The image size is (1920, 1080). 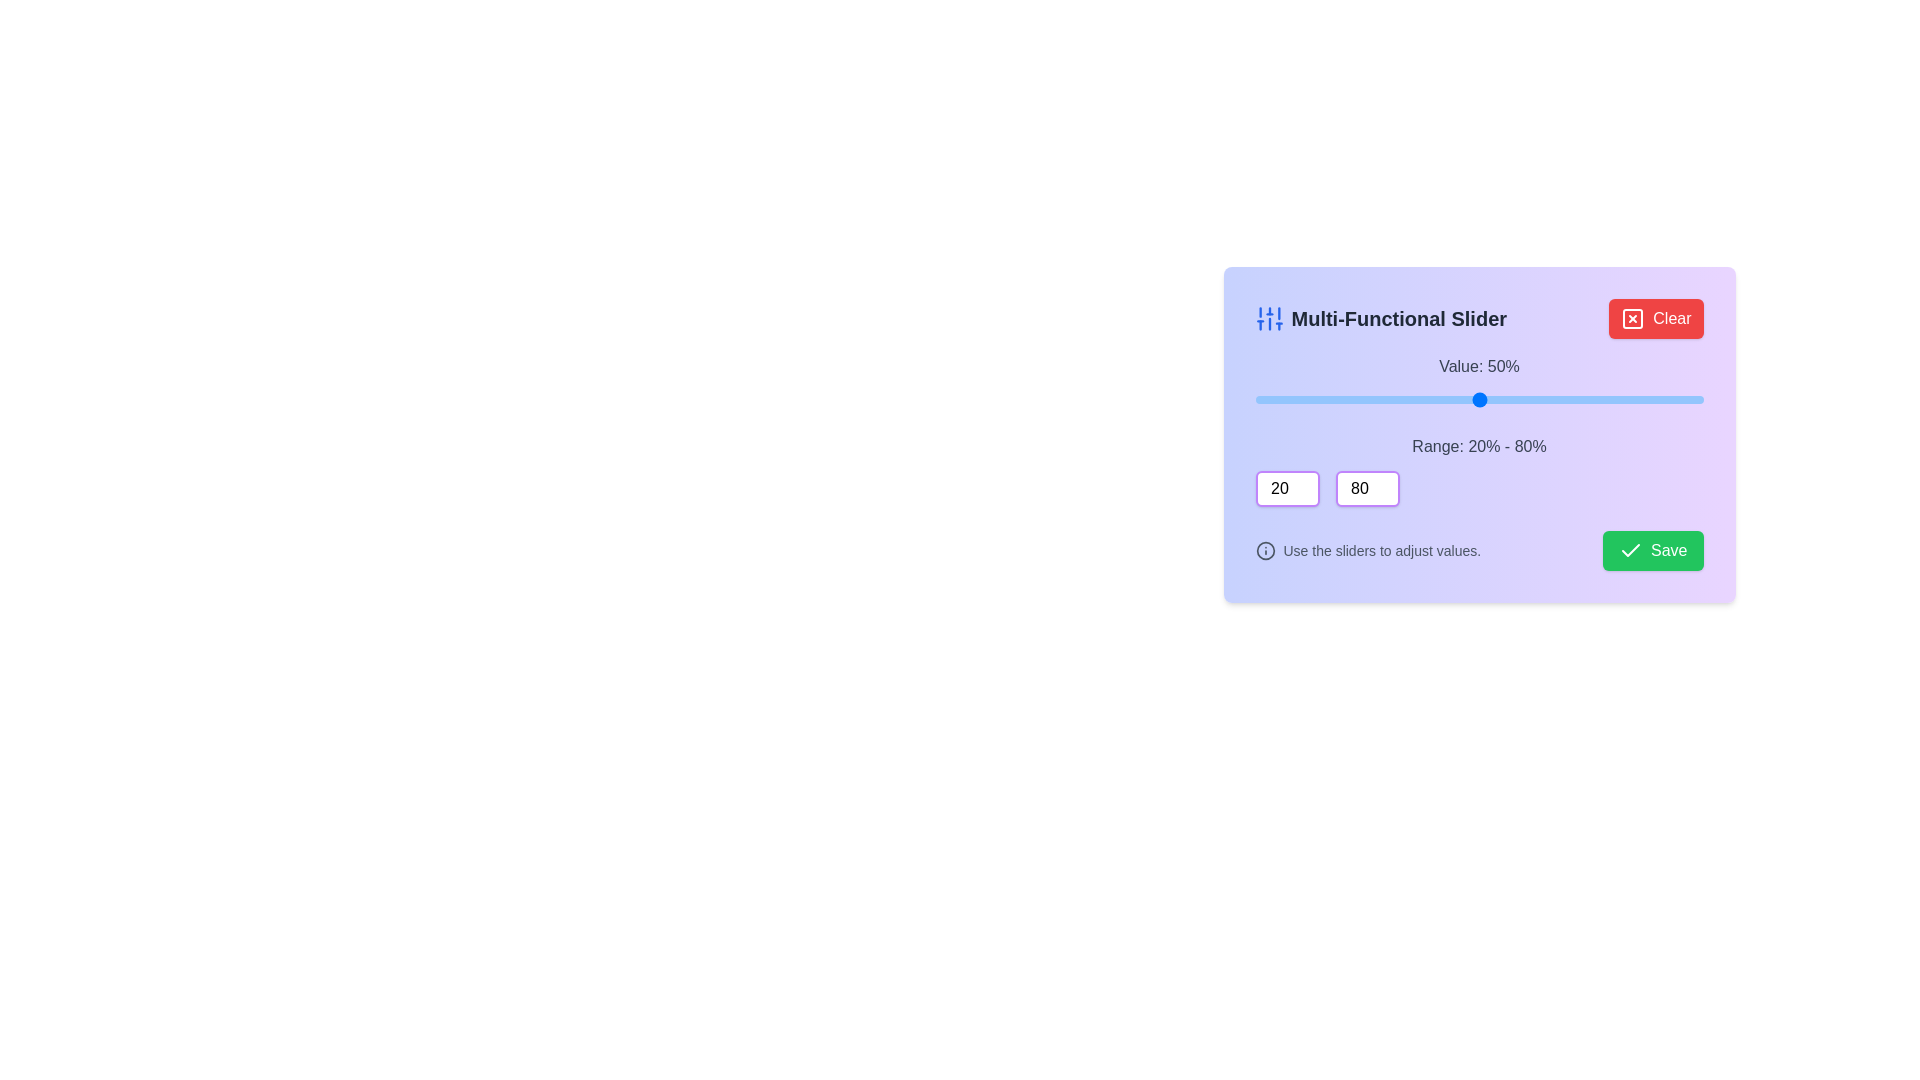 I want to click on the circular background portion of the information icon, which is an SVG element with a thin border, so click(x=1264, y=551).